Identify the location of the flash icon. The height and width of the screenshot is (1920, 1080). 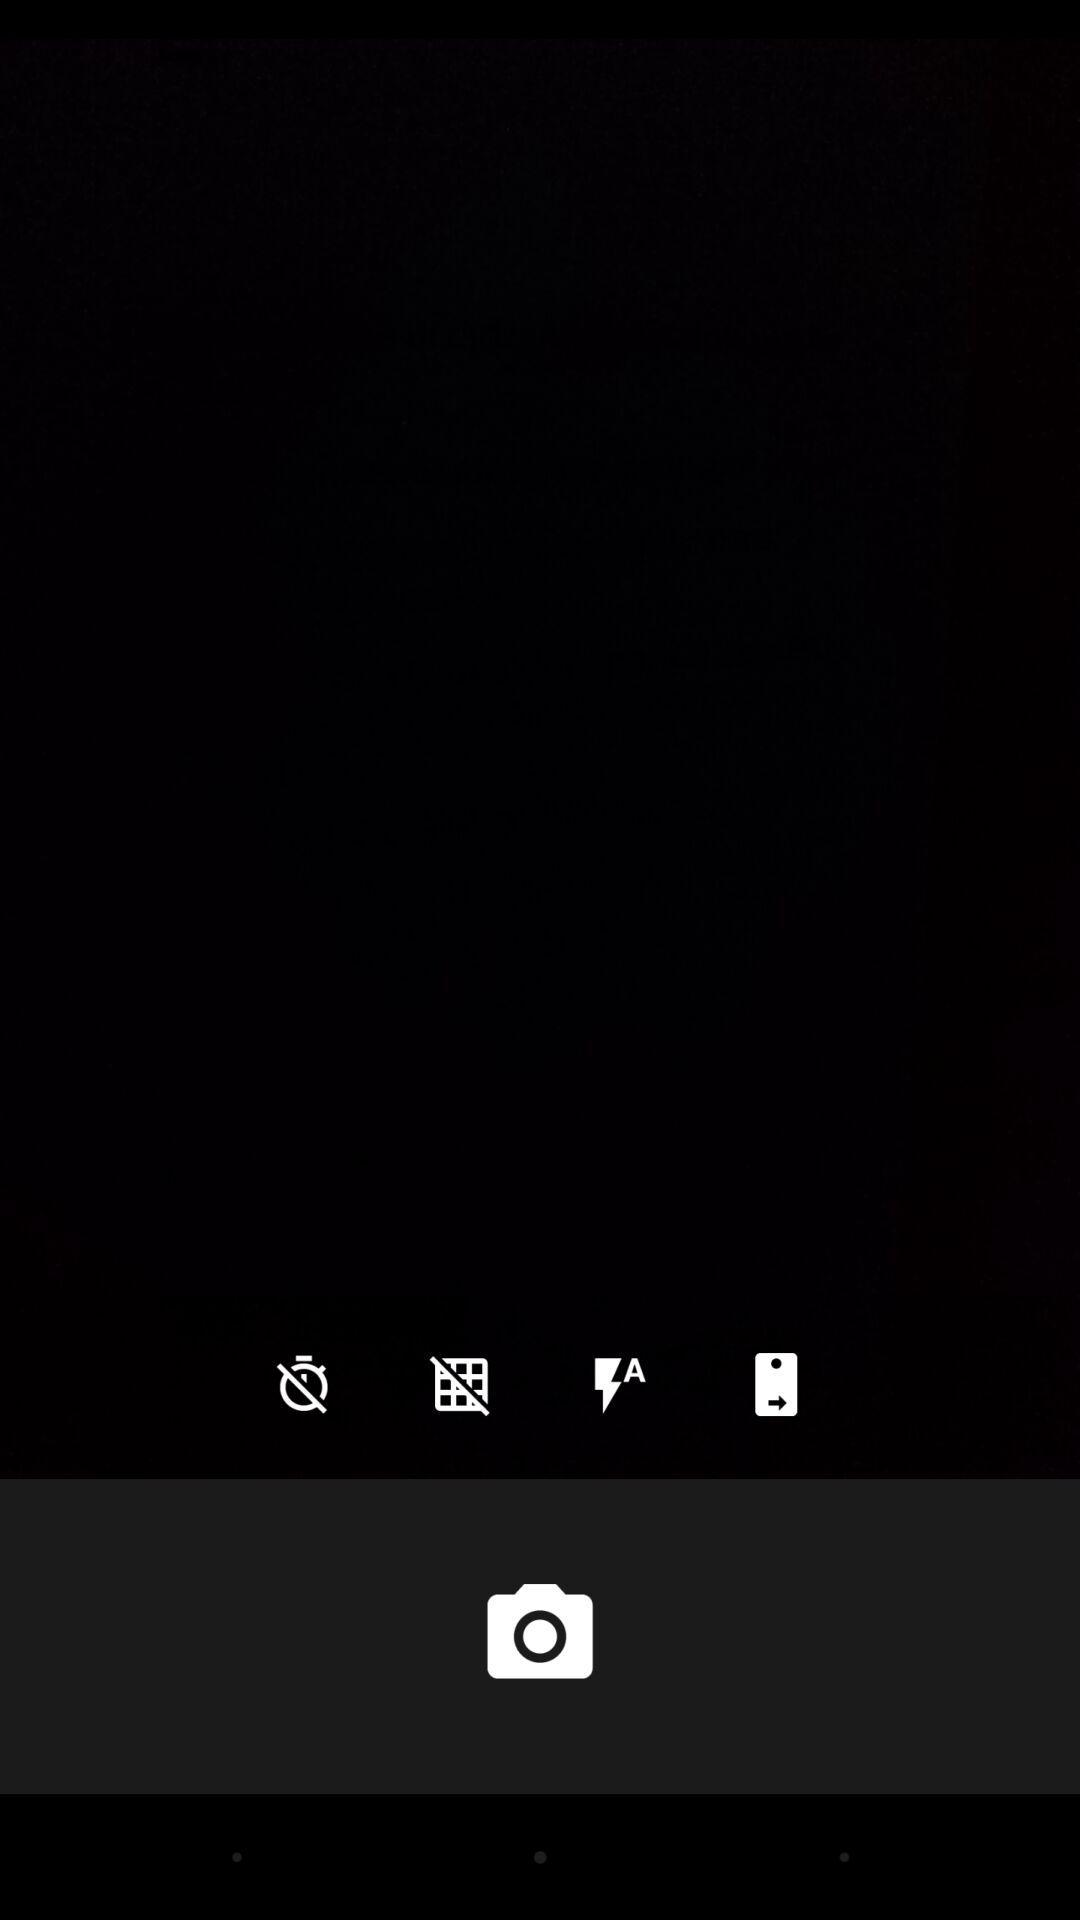
(617, 1383).